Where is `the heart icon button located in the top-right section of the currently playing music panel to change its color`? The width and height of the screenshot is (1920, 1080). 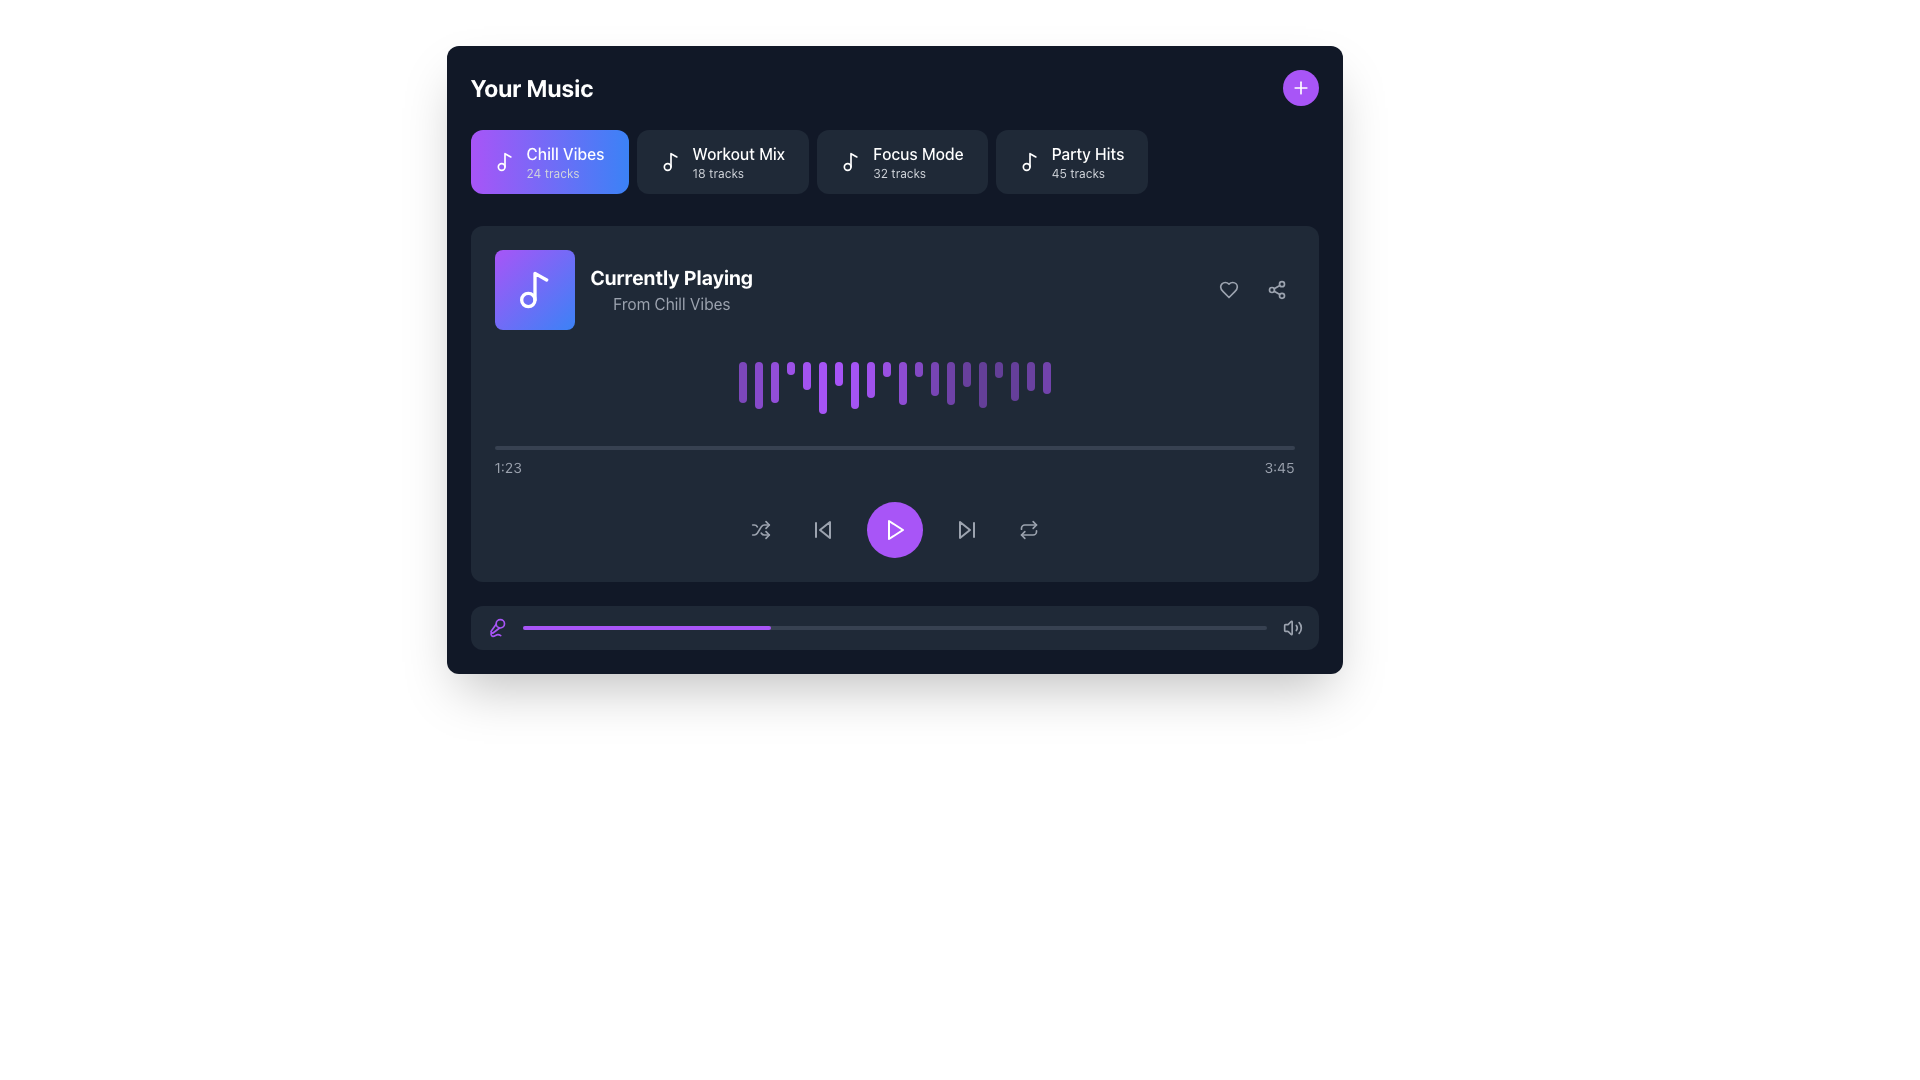
the heart icon button located in the top-right section of the currently playing music panel to change its color is located at coordinates (1227, 289).